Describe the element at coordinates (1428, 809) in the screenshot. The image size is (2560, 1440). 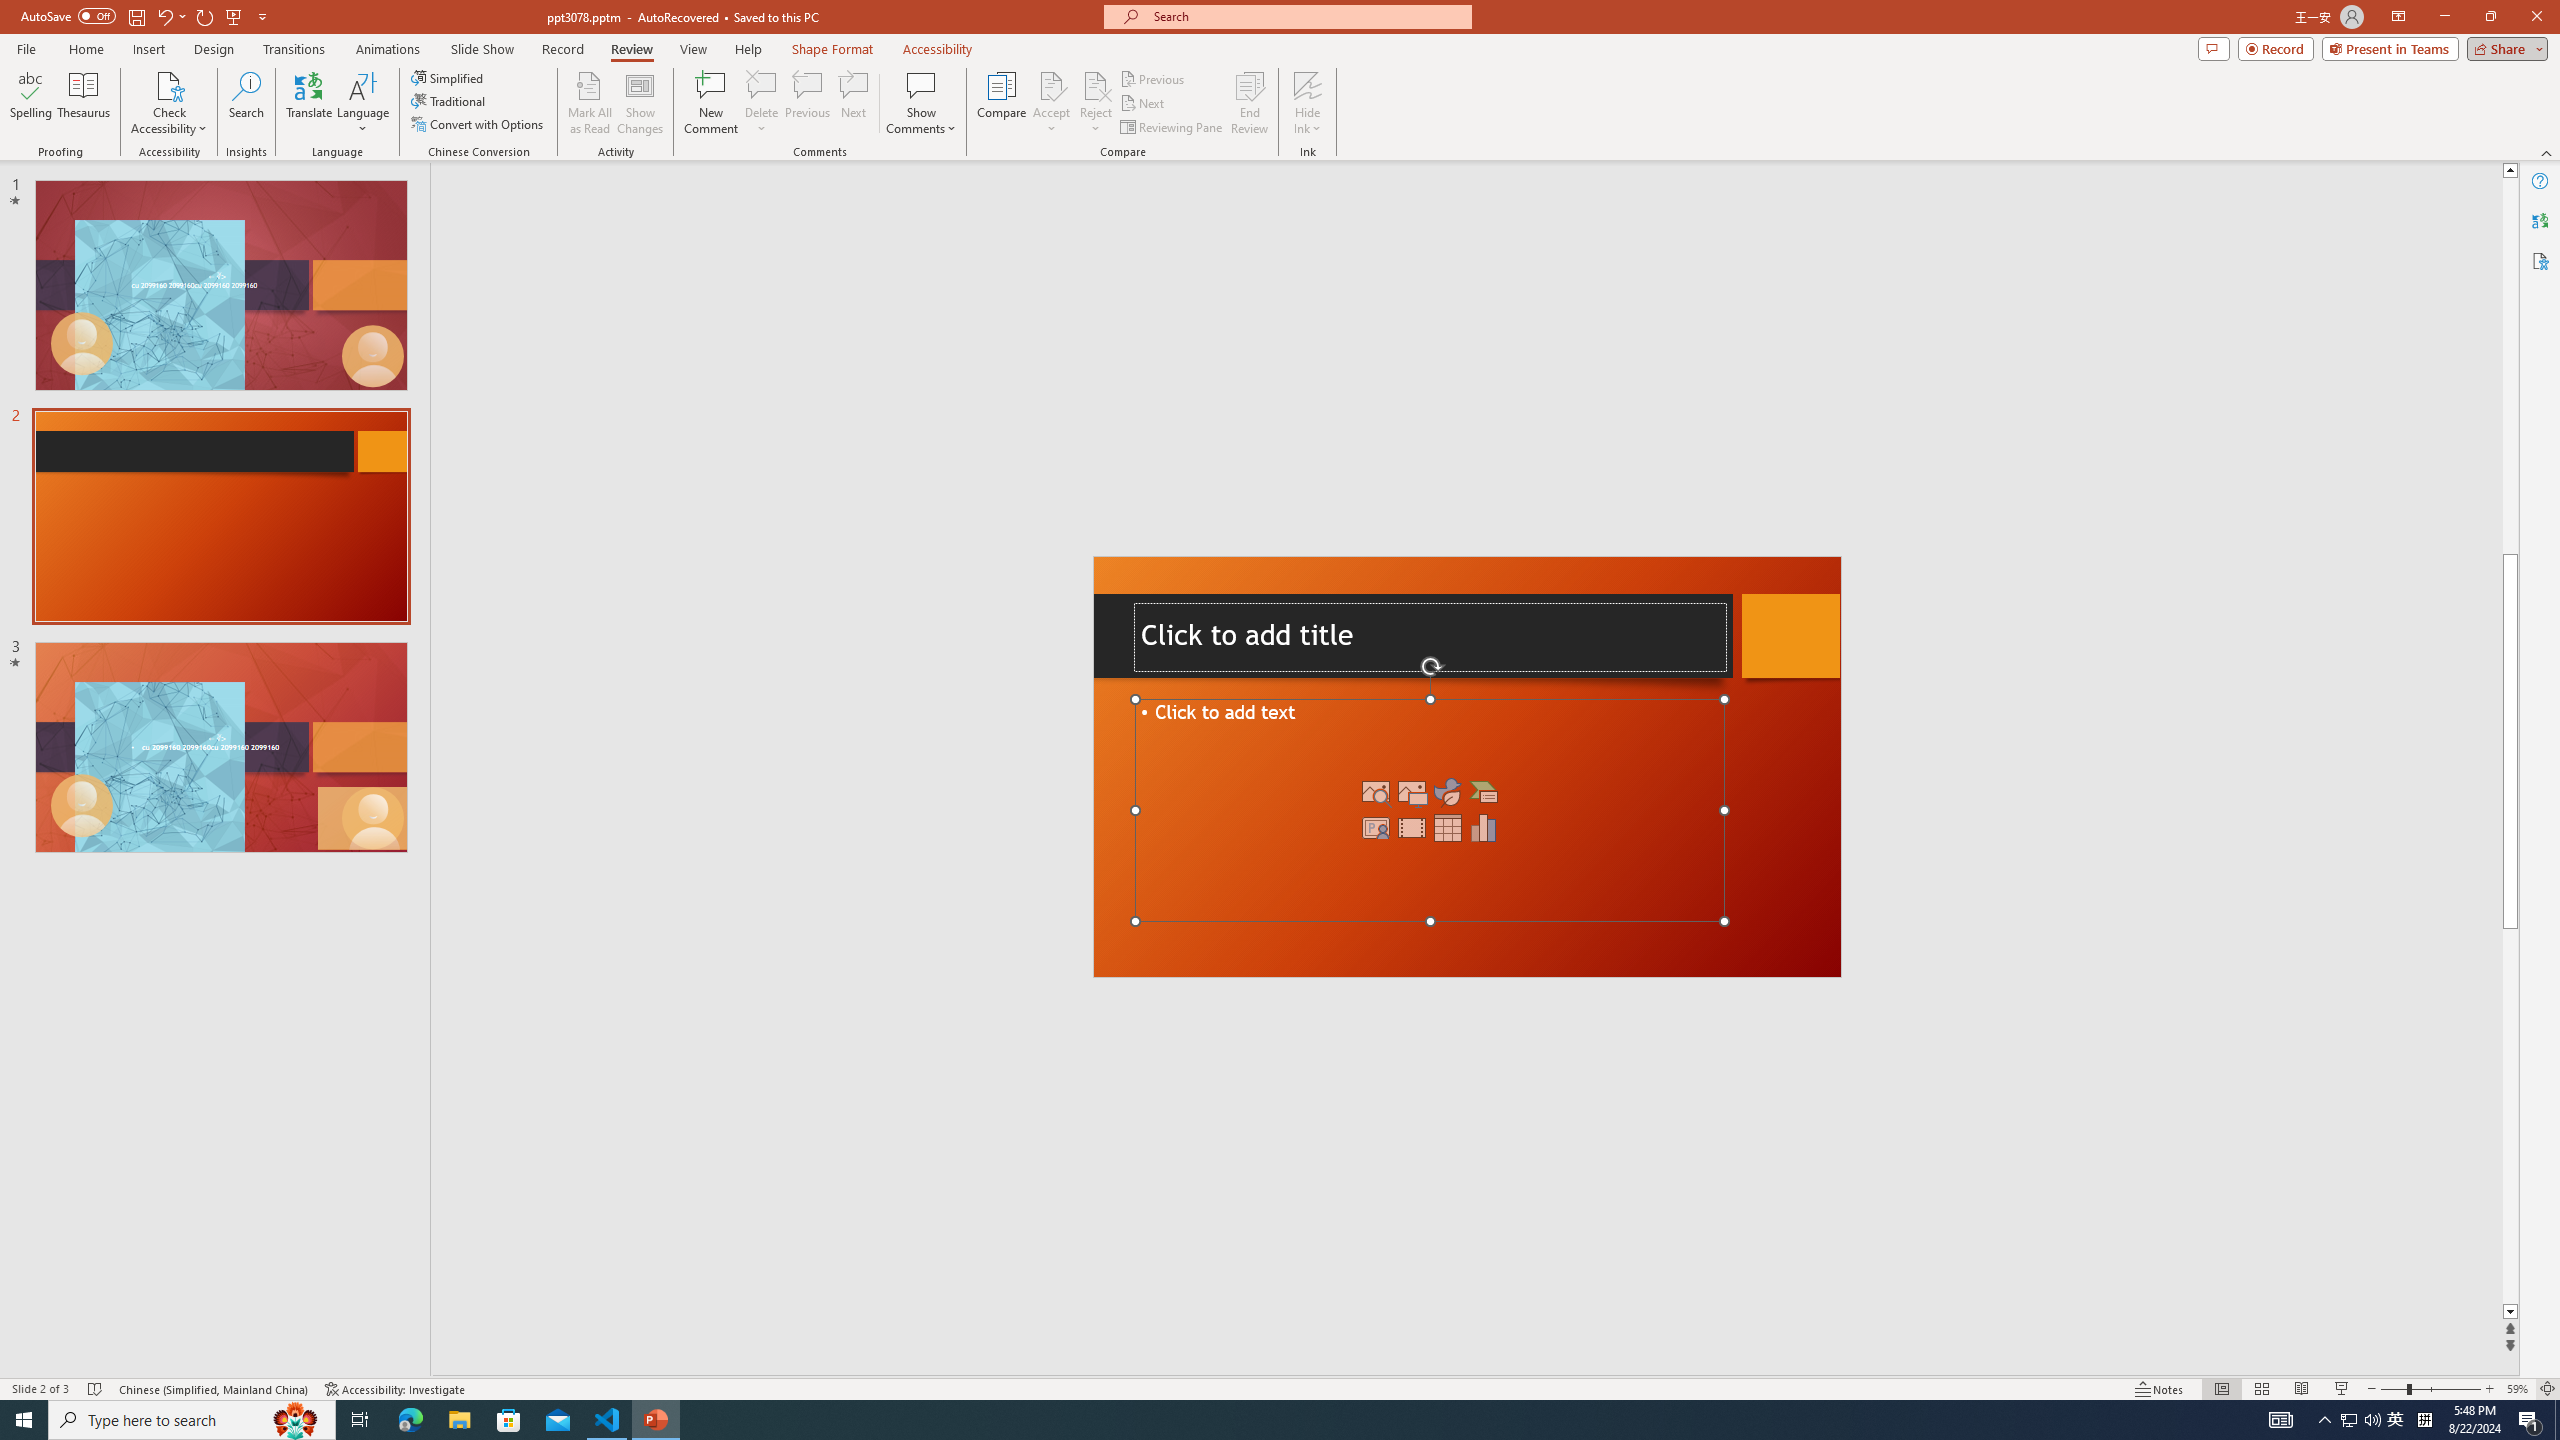
I see `'Content Placeholder'` at that location.